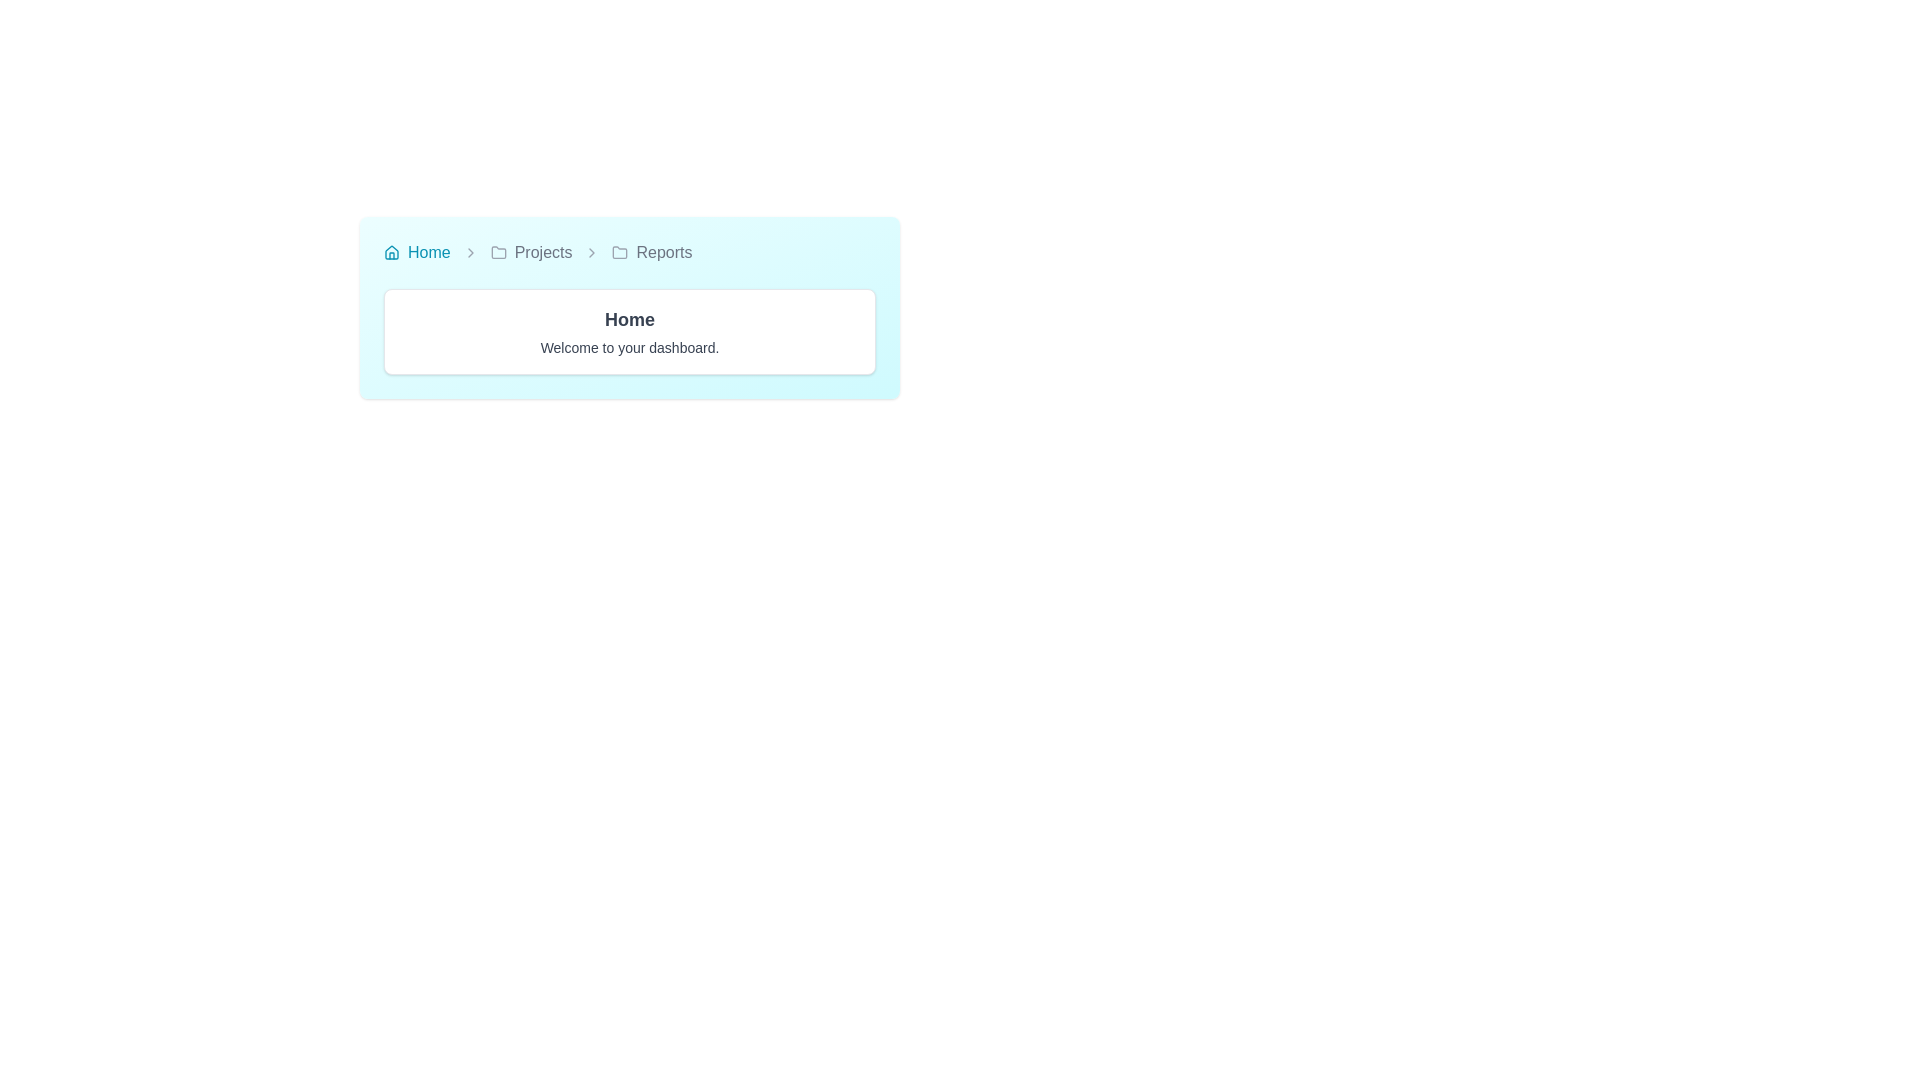 The width and height of the screenshot is (1920, 1080). Describe the element at coordinates (498, 251) in the screenshot. I see `the folder icon in the breadcrumb navigation bar by hovering over it to navigate indirectly` at that location.